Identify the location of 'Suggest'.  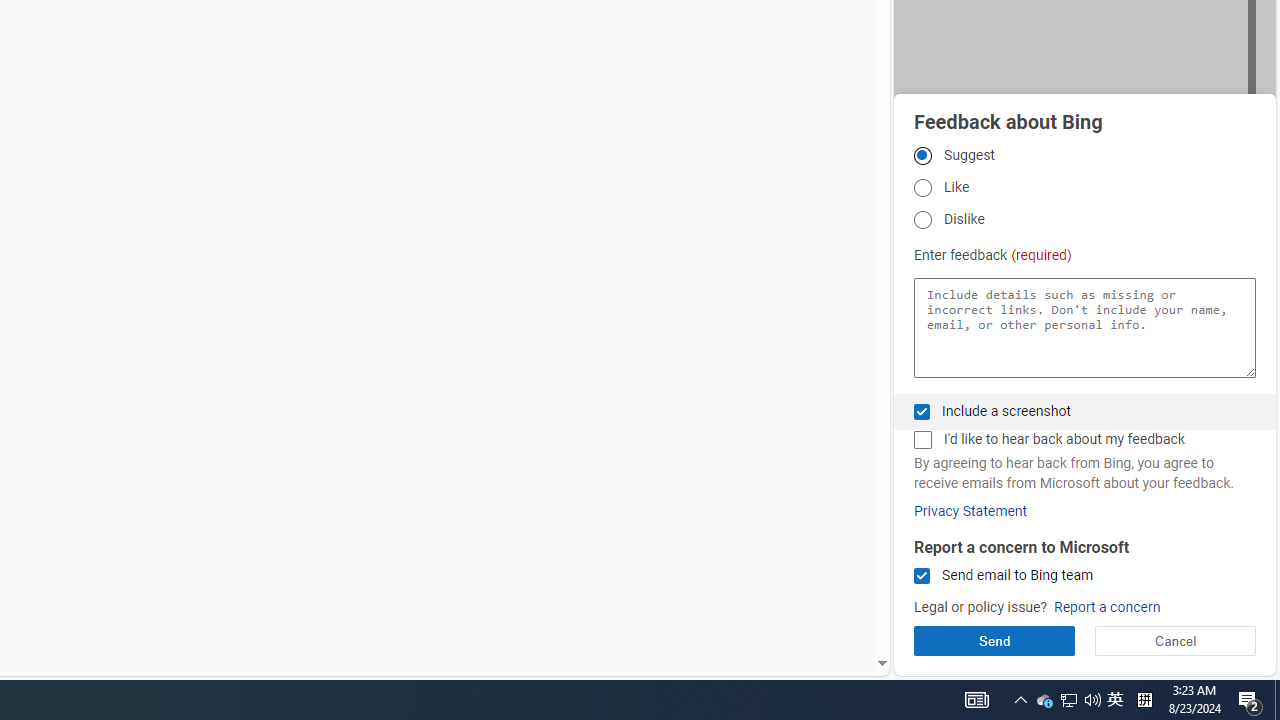
(921, 154).